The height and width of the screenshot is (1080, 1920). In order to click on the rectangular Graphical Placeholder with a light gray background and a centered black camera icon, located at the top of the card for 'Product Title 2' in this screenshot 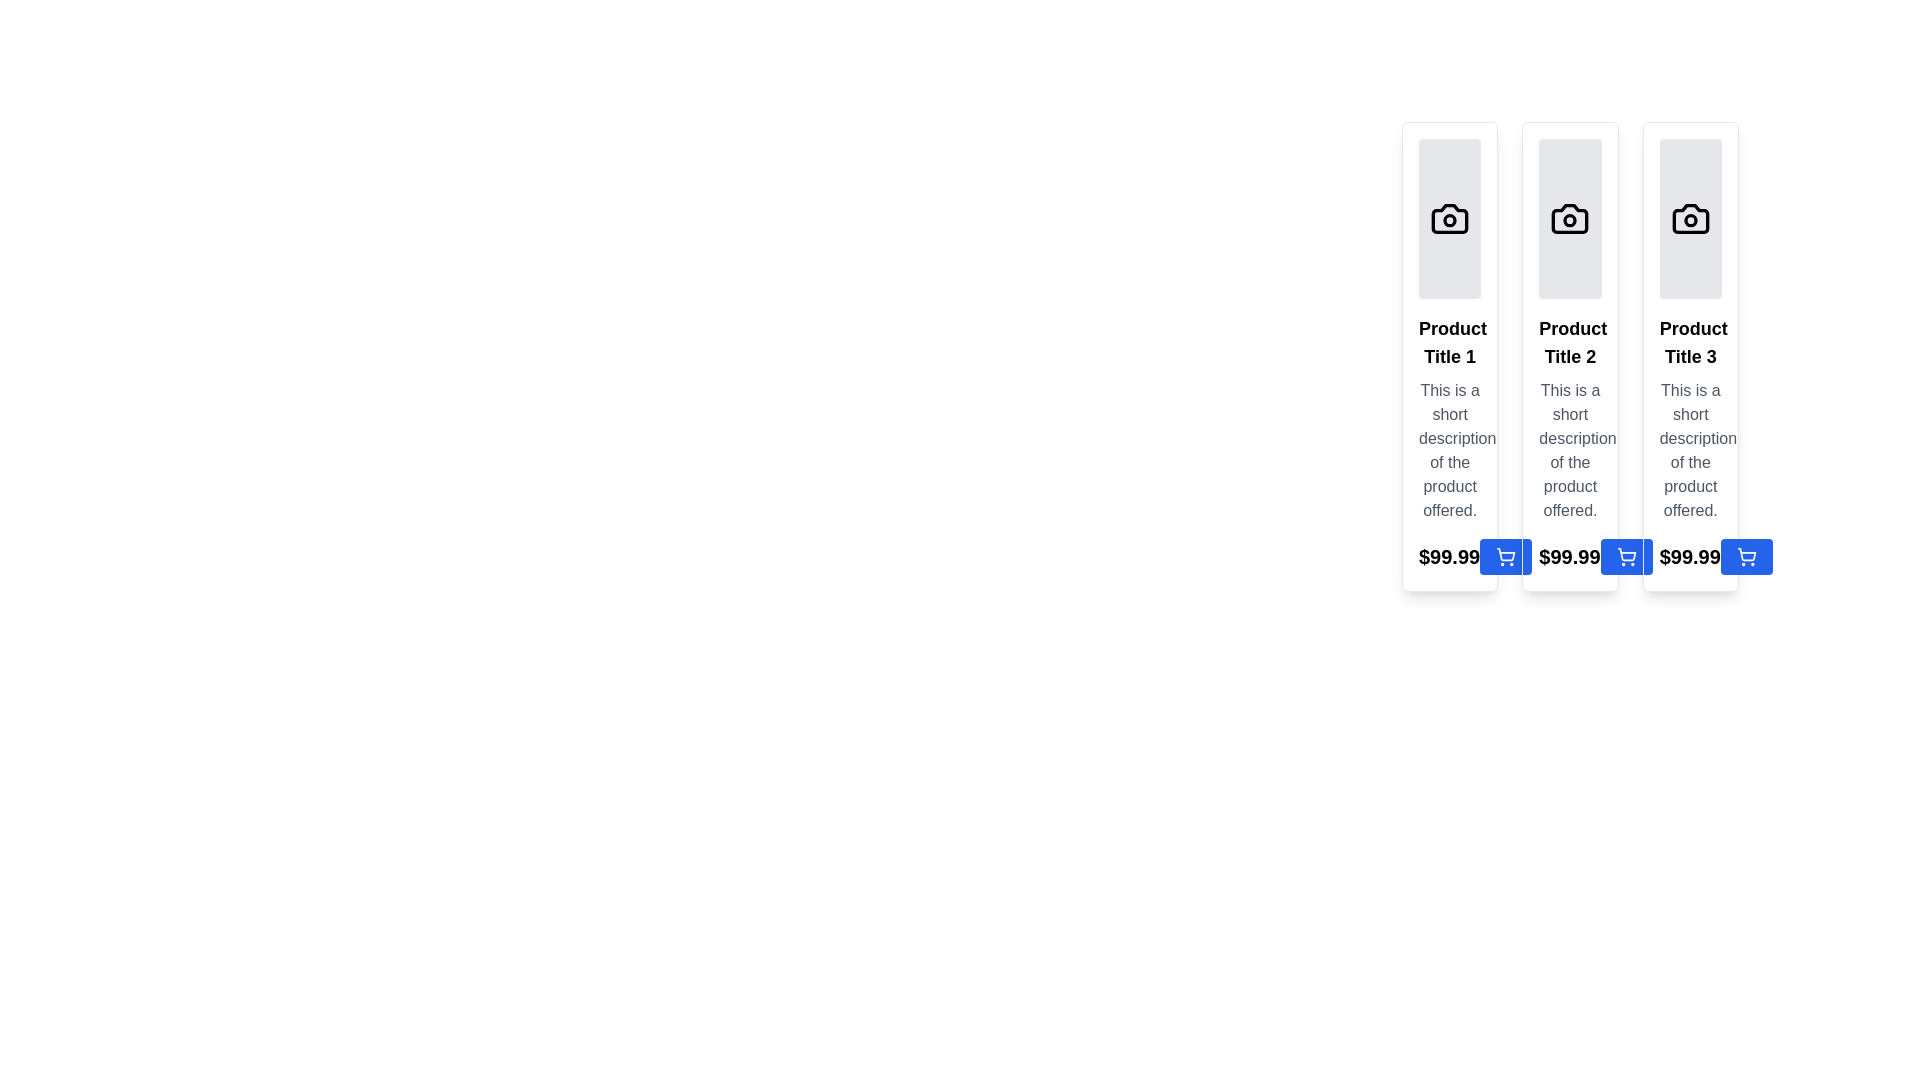, I will do `click(1569, 219)`.